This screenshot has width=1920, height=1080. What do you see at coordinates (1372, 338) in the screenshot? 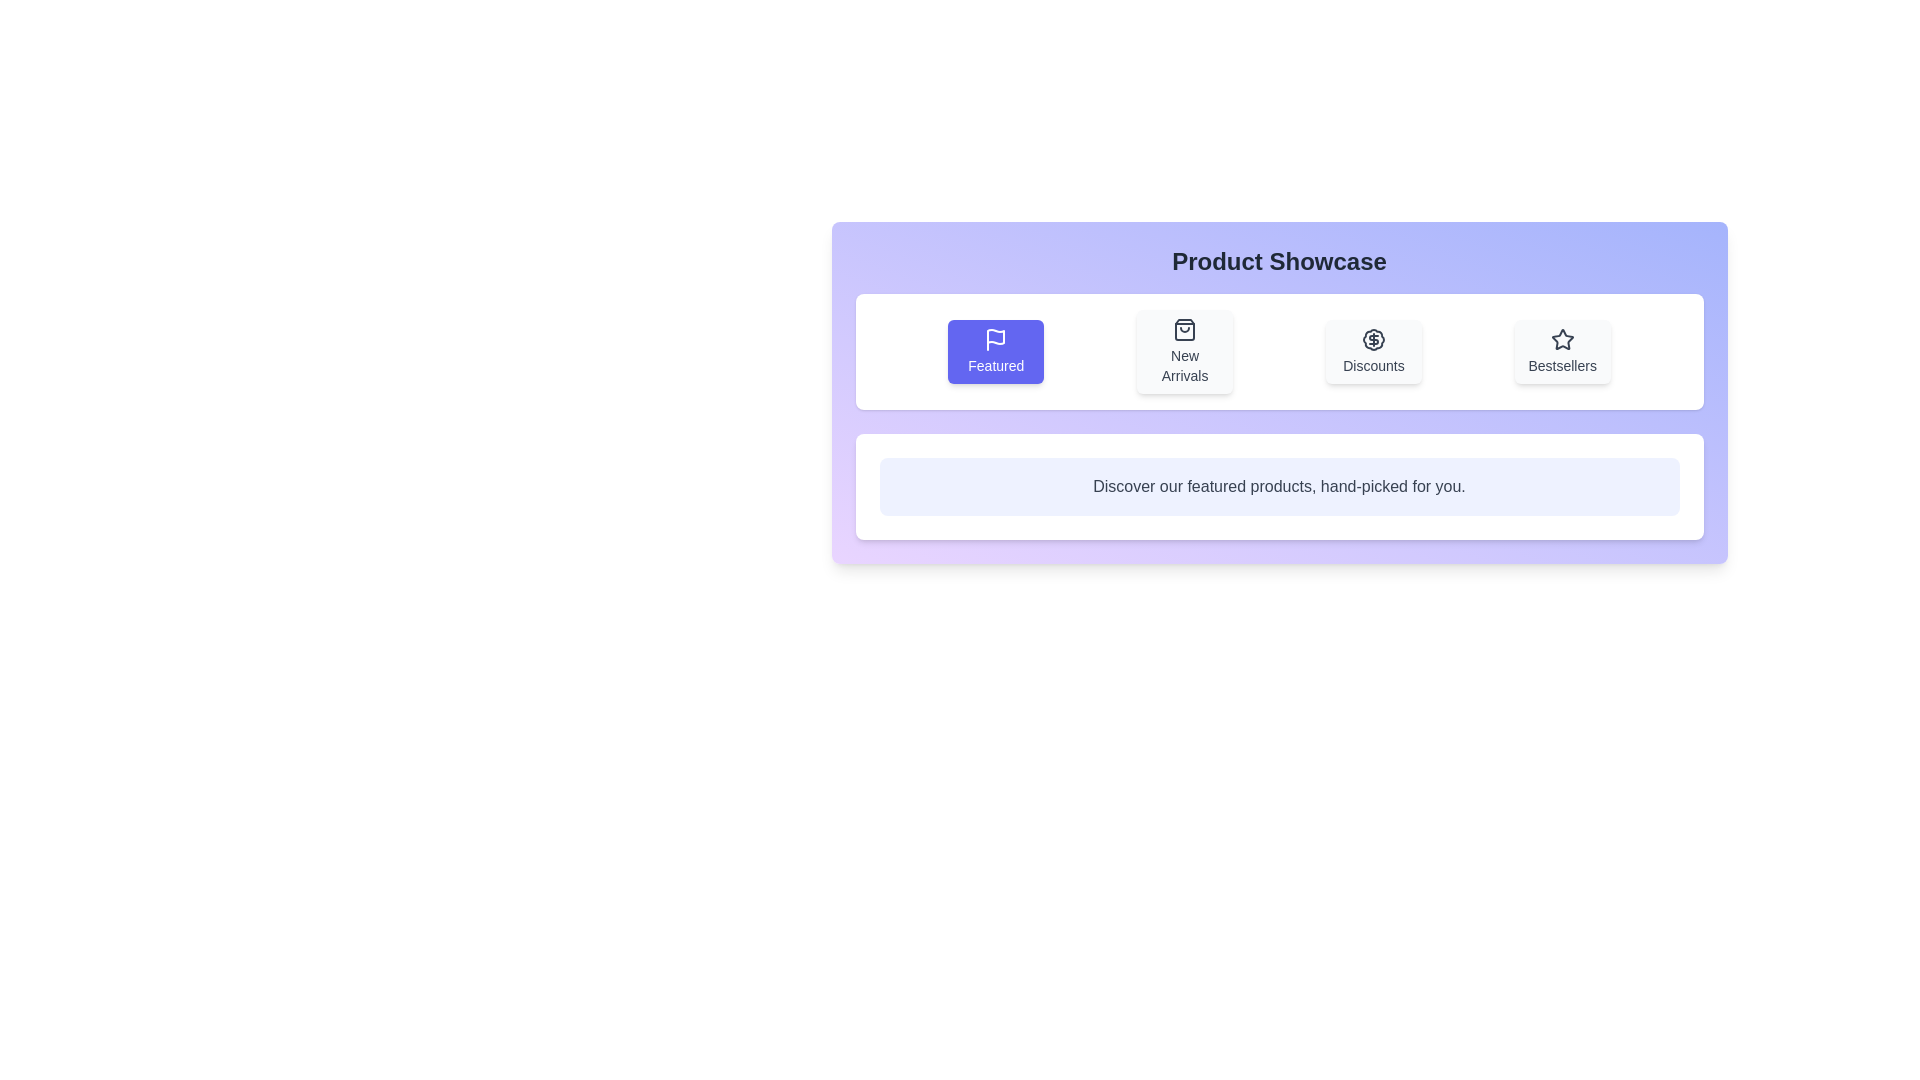
I see `the third circular badge icon with a dollar sign, which is part of the group of icons displayed below the 'Product Showcase' heading` at bounding box center [1372, 338].